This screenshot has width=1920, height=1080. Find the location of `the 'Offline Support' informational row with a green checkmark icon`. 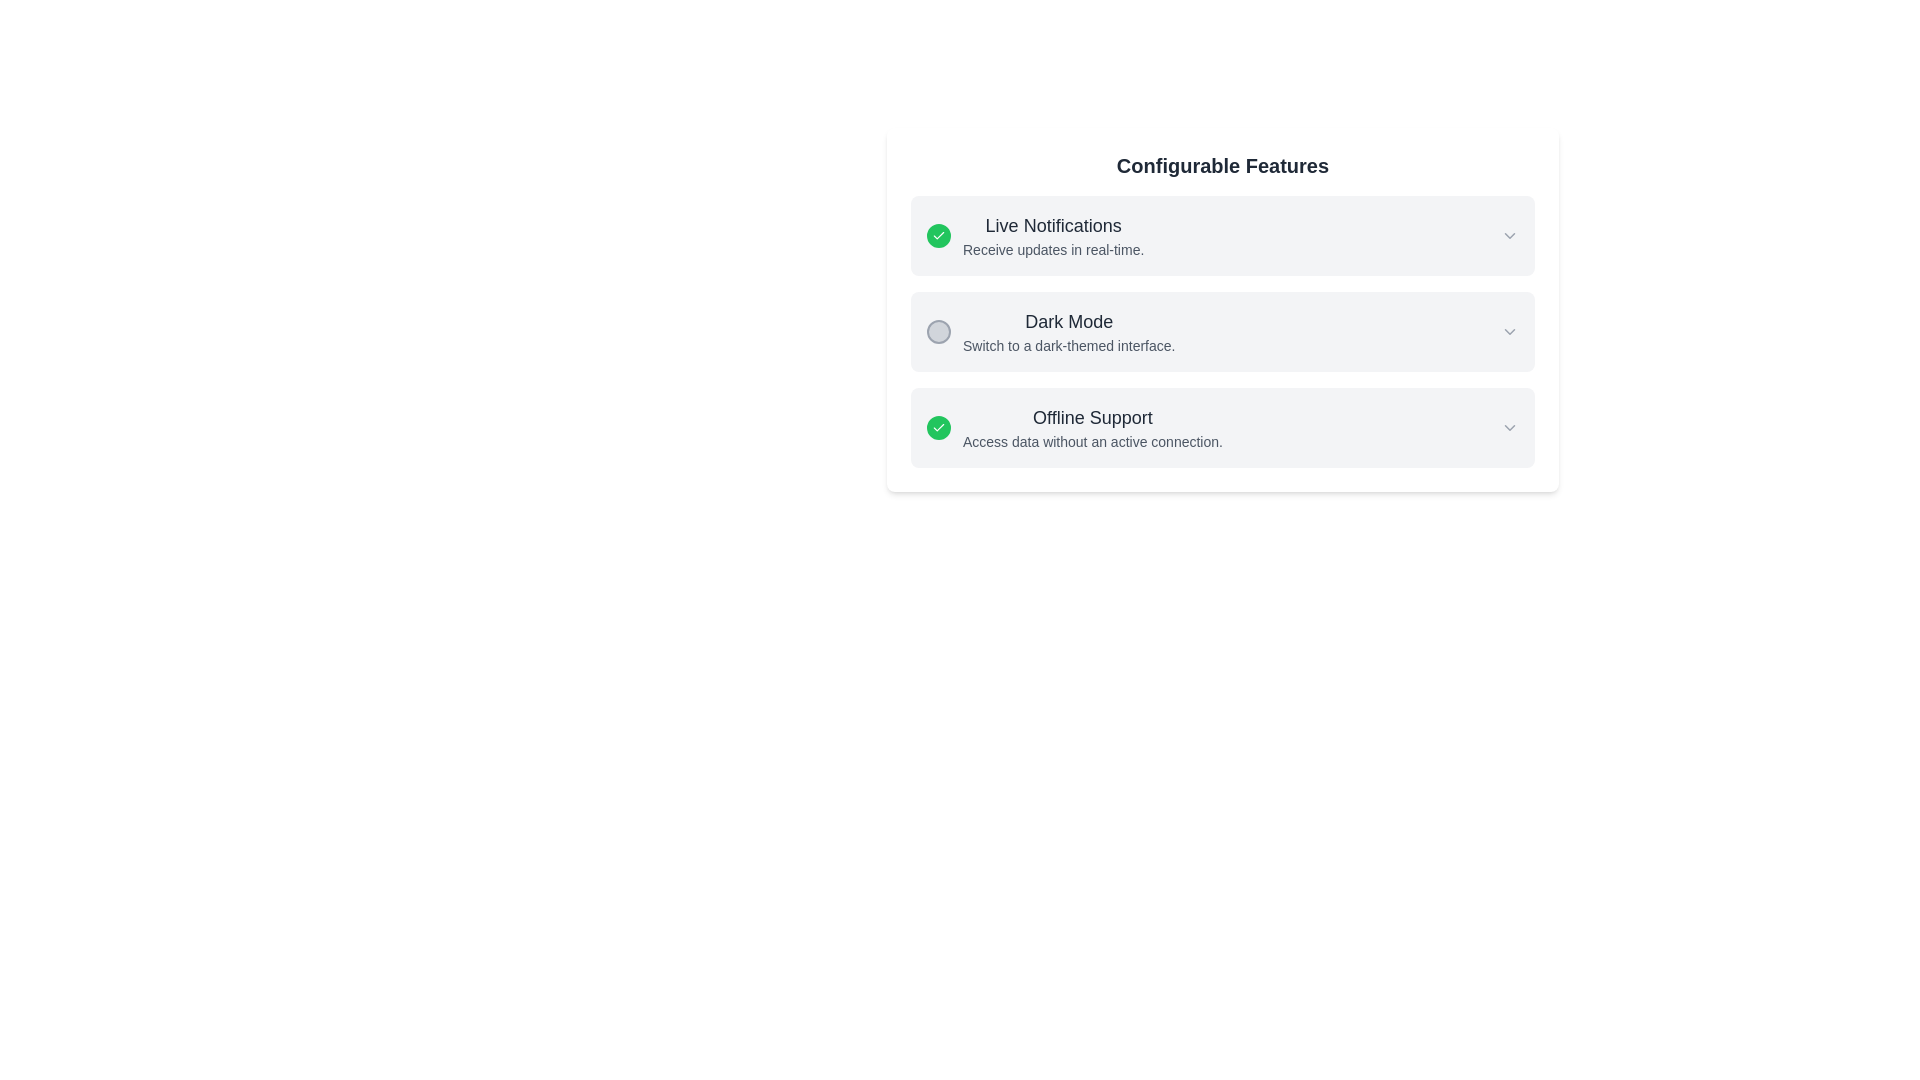

the 'Offline Support' informational row with a green checkmark icon is located at coordinates (1074, 427).